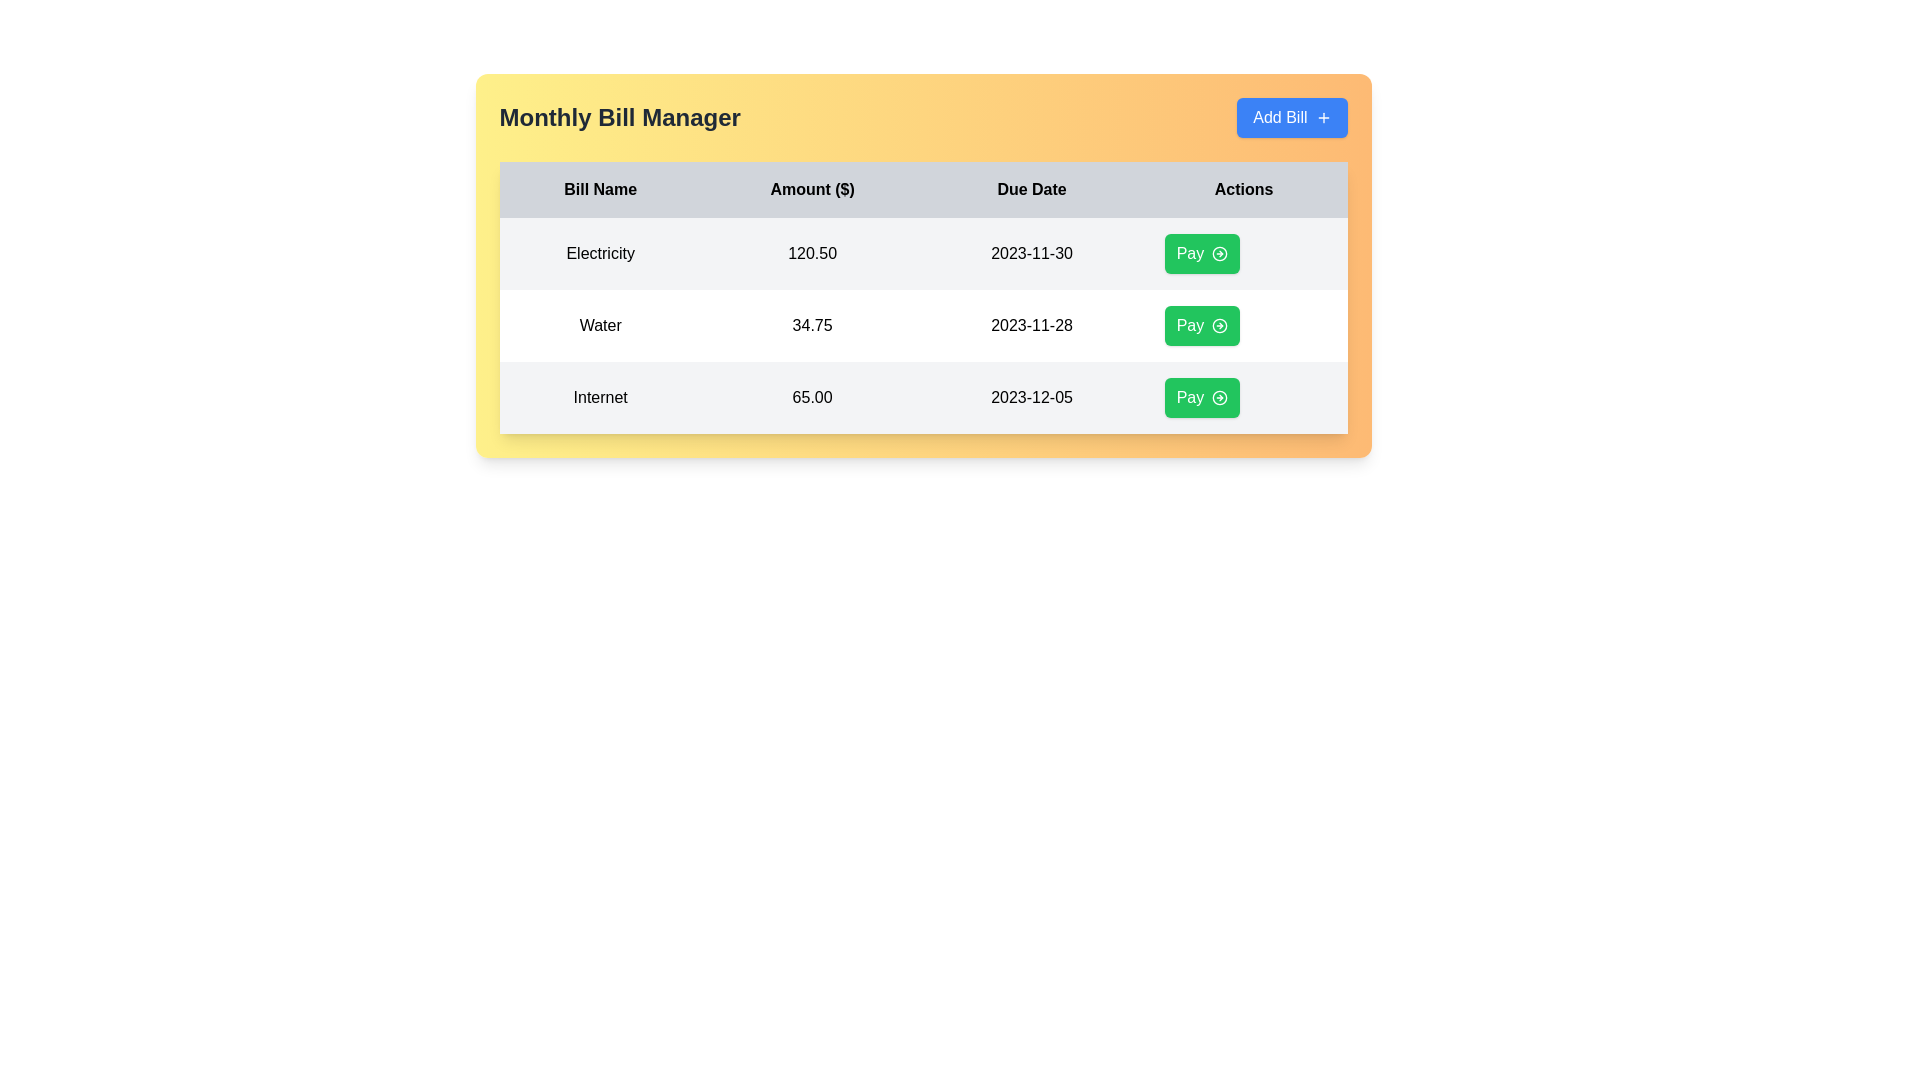  Describe the element at coordinates (1243, 189) in the screenshot. I see `the 'Actions' column header in the table, which is the last column after 'Bill Name,' 'Amount ($),' and 'Due Date.'` at that location.